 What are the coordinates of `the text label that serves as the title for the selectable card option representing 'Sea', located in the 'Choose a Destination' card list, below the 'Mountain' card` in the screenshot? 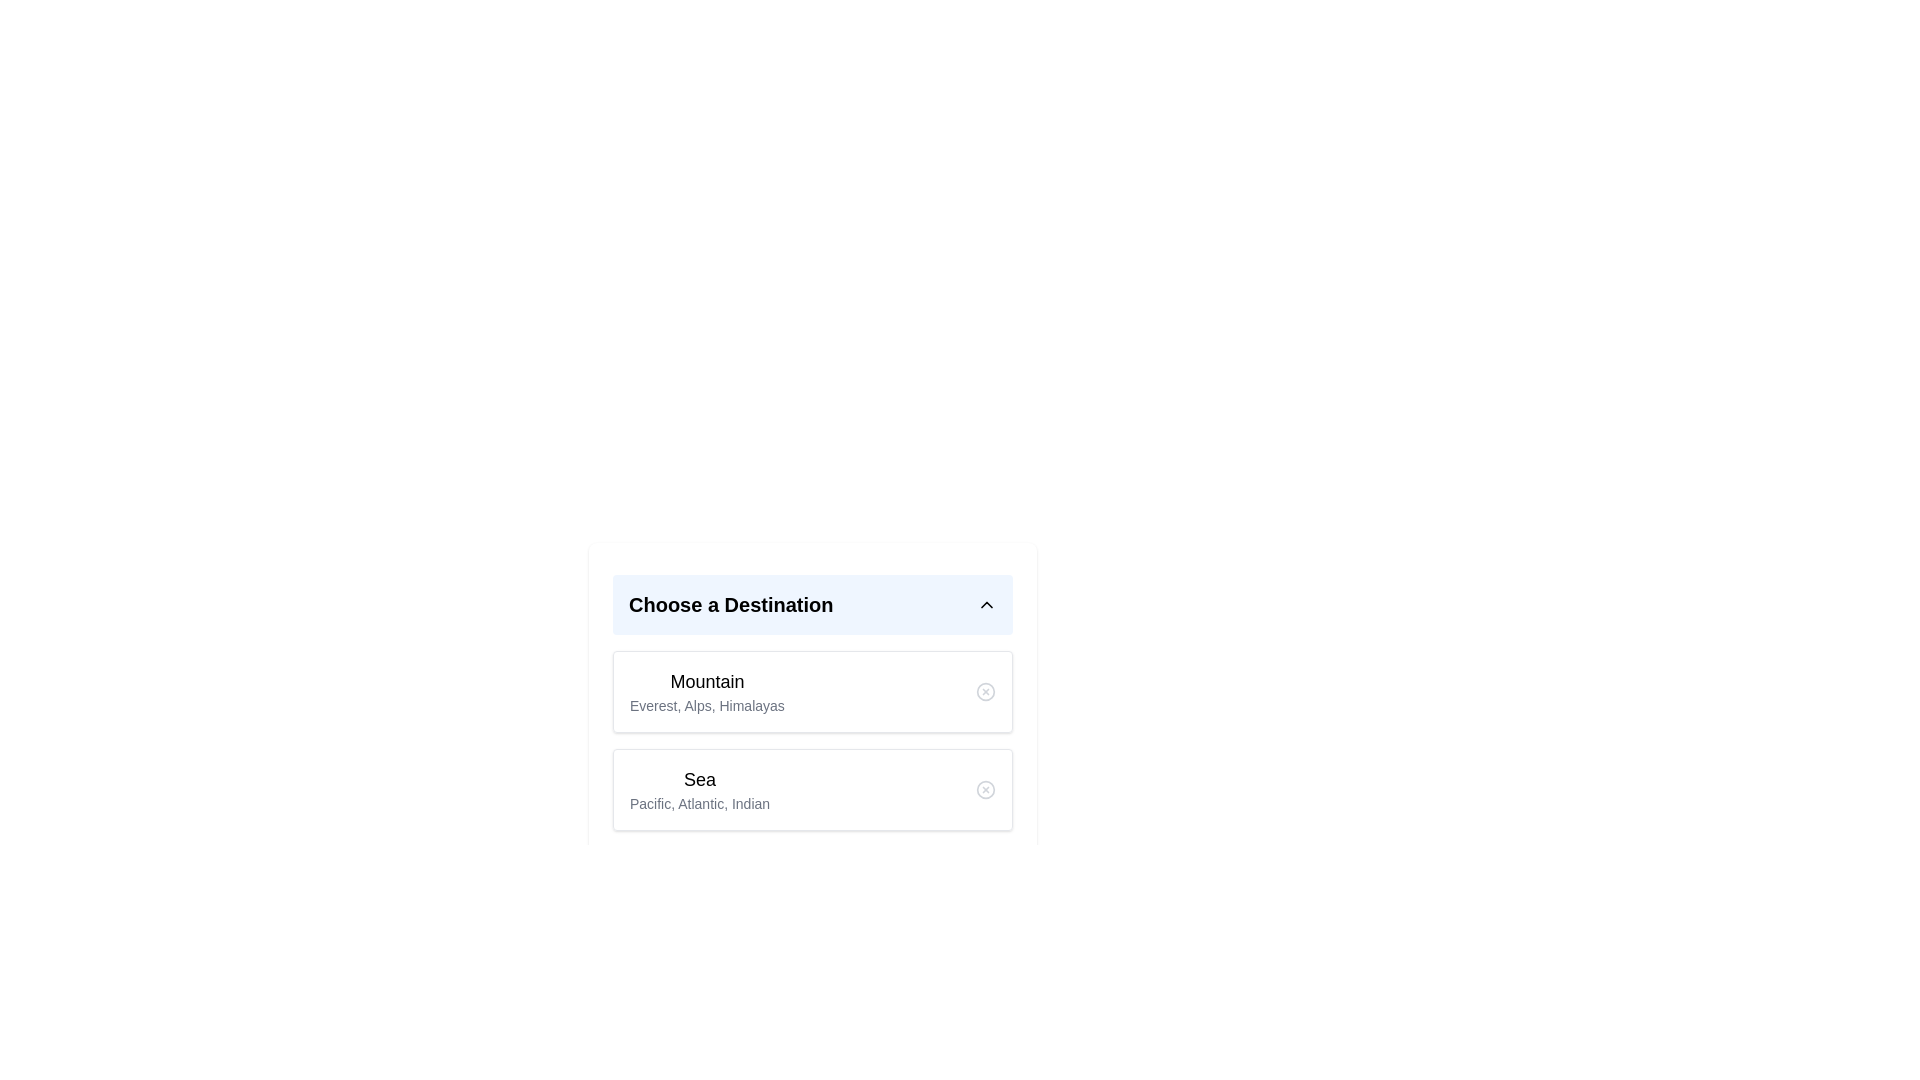 It's located at (700, 778).